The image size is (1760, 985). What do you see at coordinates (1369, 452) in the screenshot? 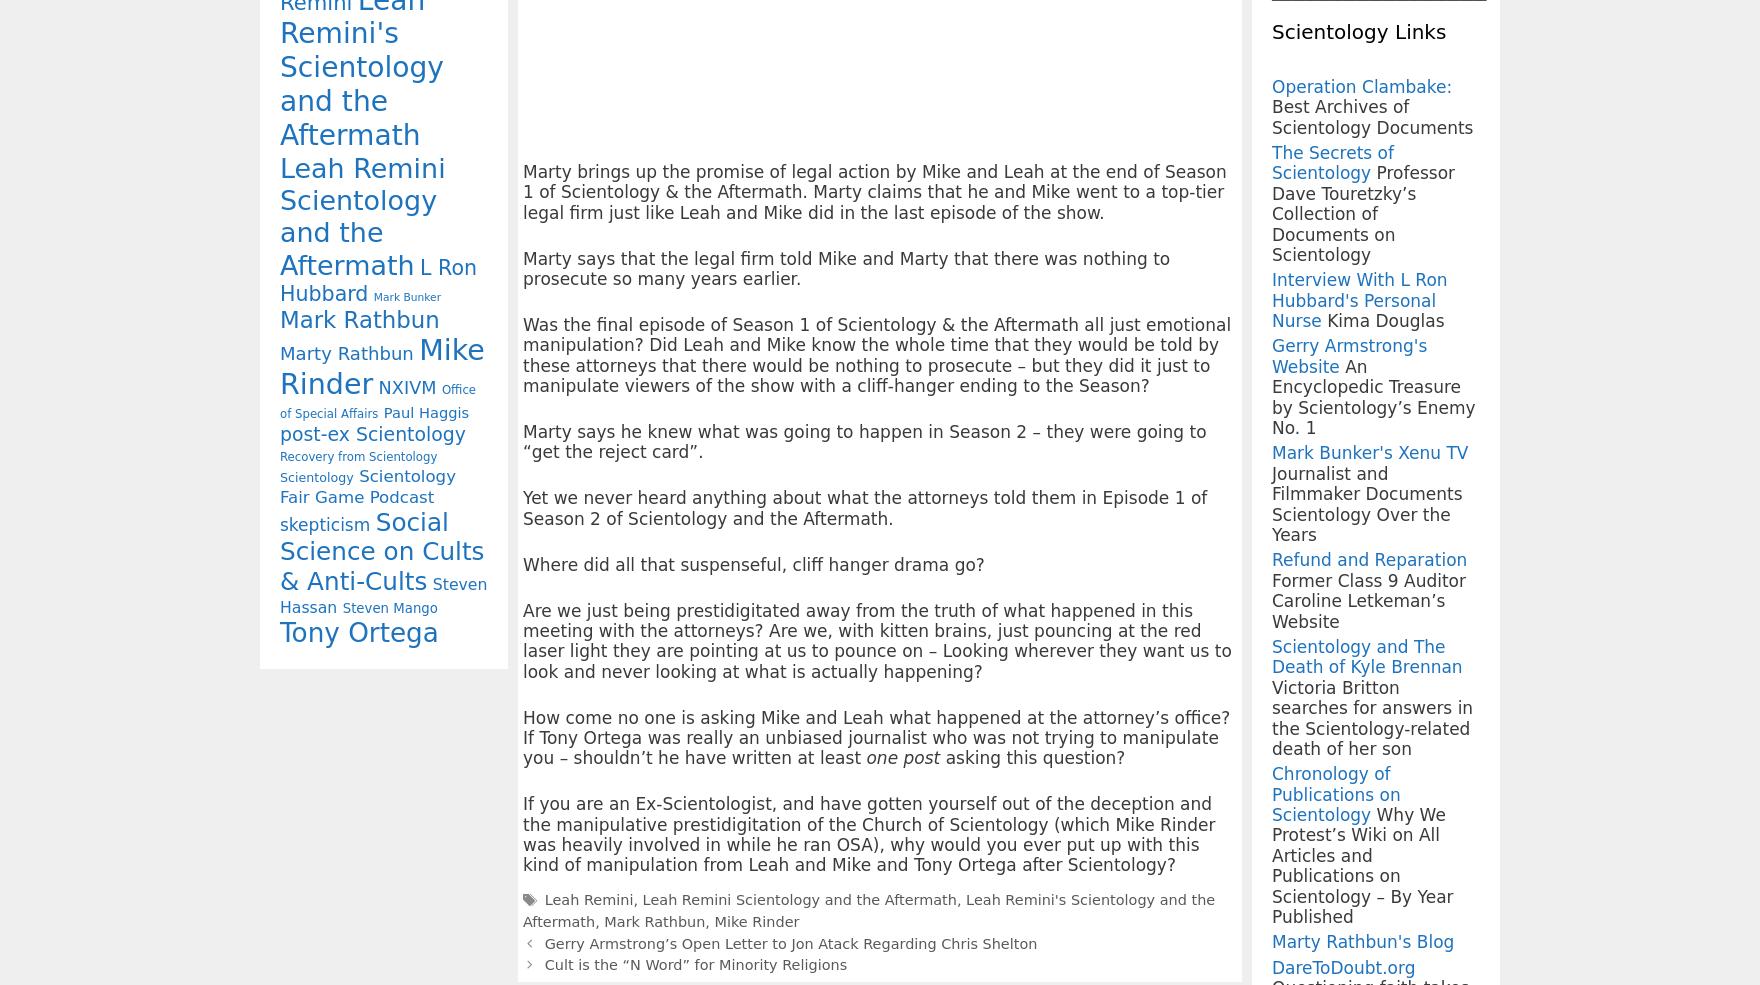
I see `'Mark Bunker's Xenu TV'` at bounding box center [1369, 452].